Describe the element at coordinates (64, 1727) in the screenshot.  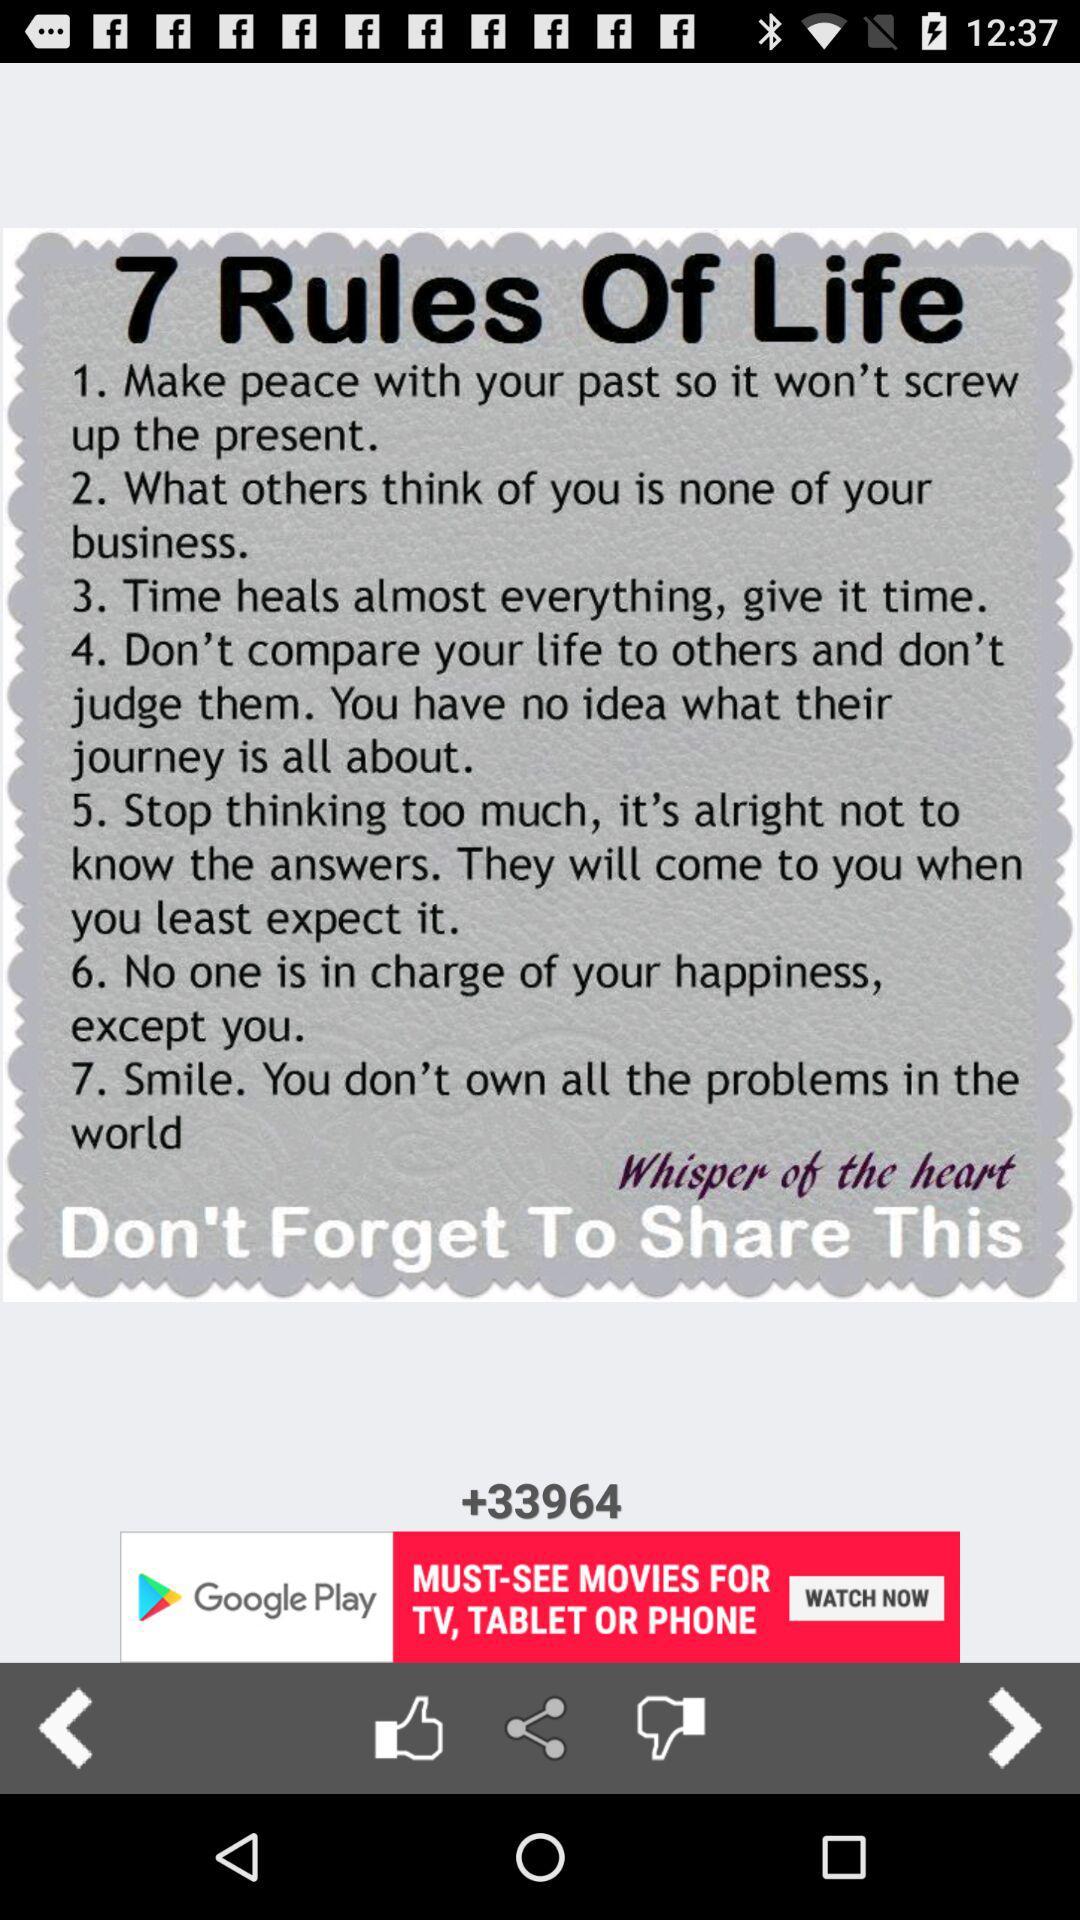
I see `previous page` at that location.